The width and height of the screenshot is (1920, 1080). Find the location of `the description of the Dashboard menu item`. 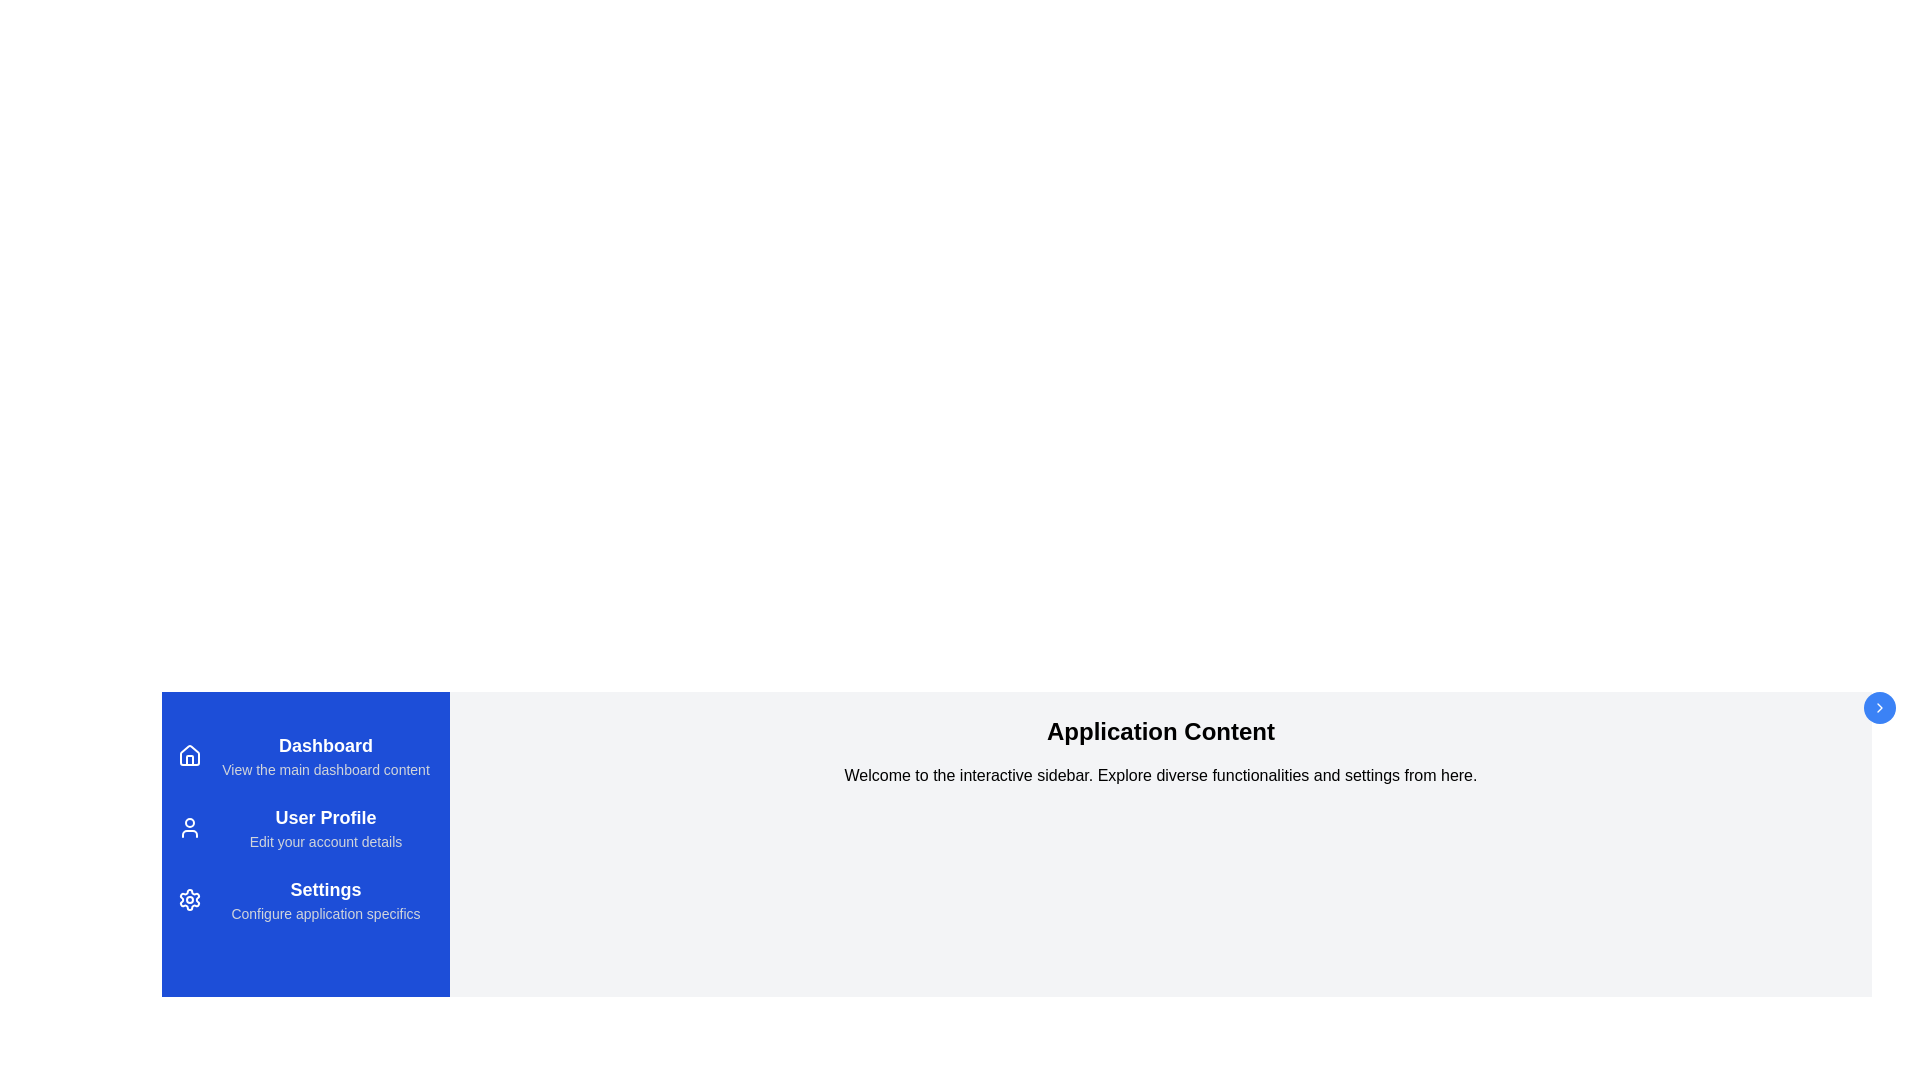

the description of the Dashboard menu item is located at coordinates (326, 745).